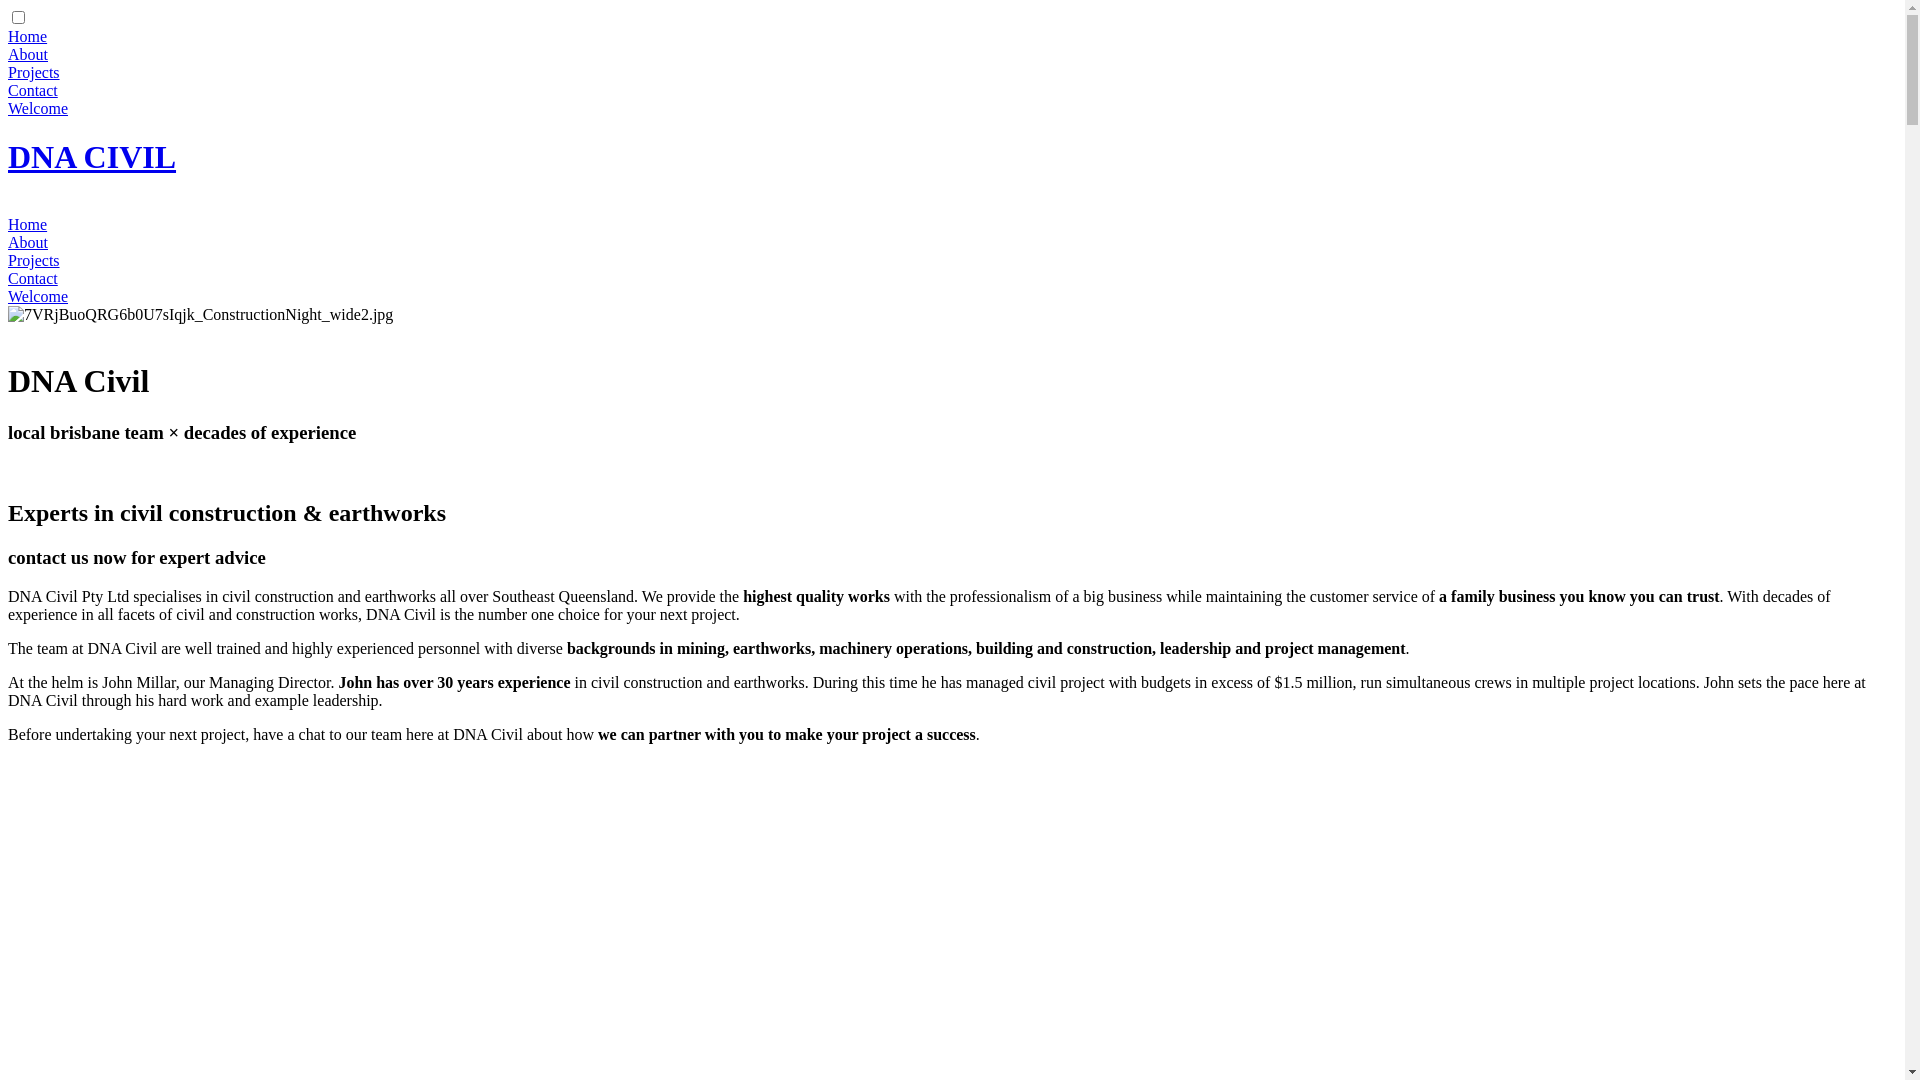 This screenshot has height=1080, width=1920. What do you see at coordinates (8, 36) in the screenshot?
I see `'Home'` at bounding box center [8, 36].